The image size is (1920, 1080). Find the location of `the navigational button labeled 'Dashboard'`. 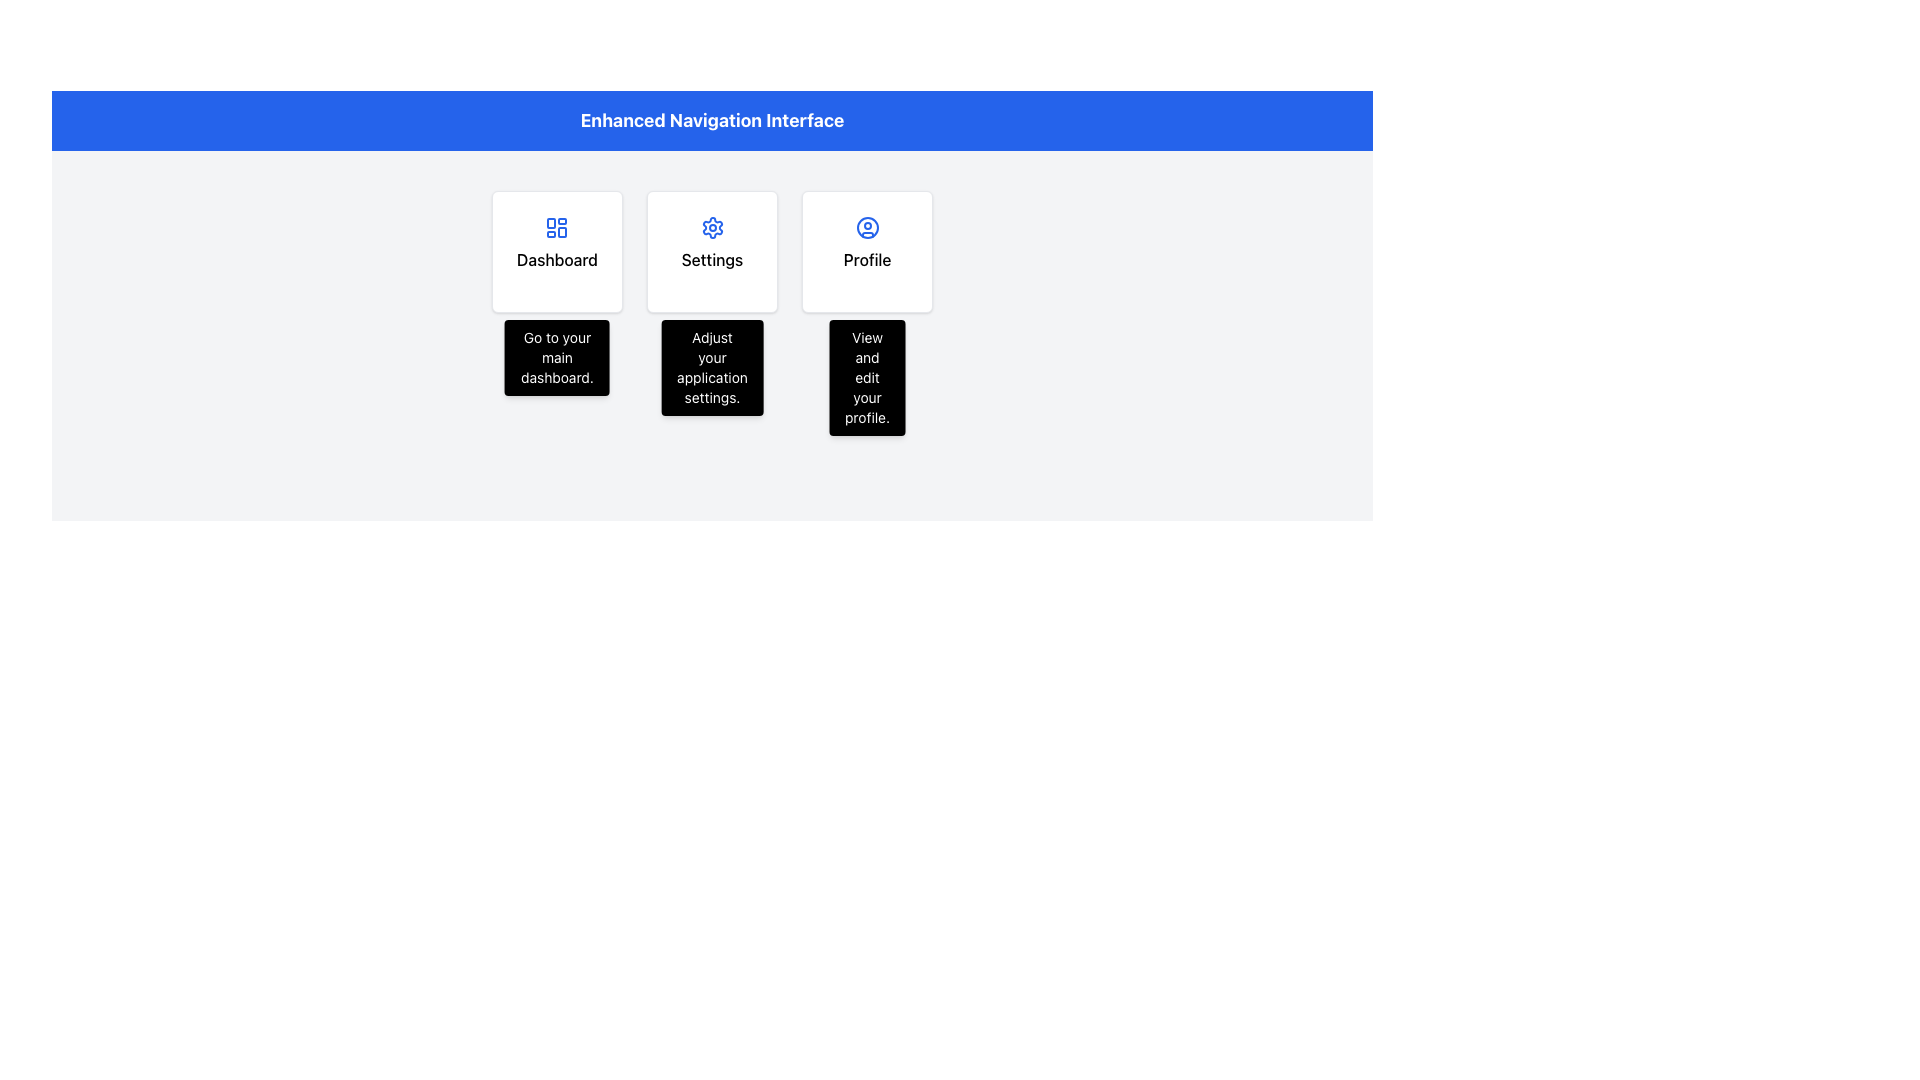

the navigational button labeled 'Dashboard' is located at coordinates (557, 250).